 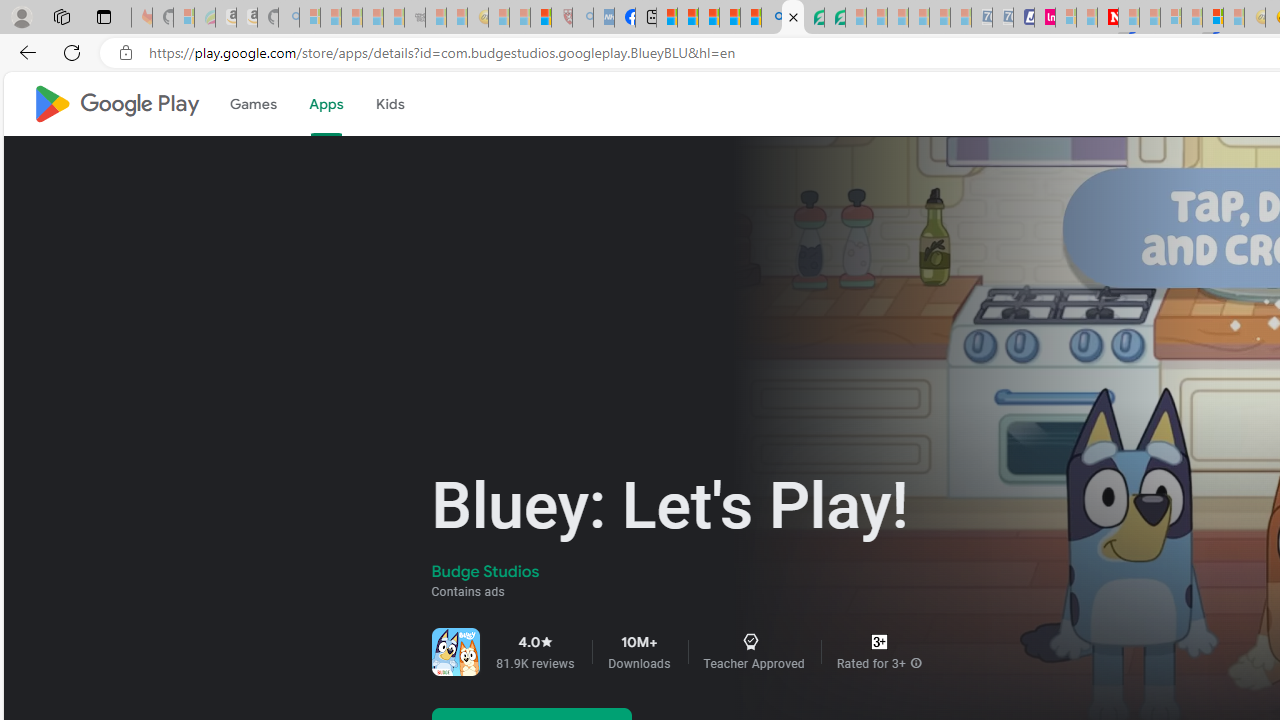 I want to click on 'Recipes - MSN - Sleeping', so click(x=499, y=17).